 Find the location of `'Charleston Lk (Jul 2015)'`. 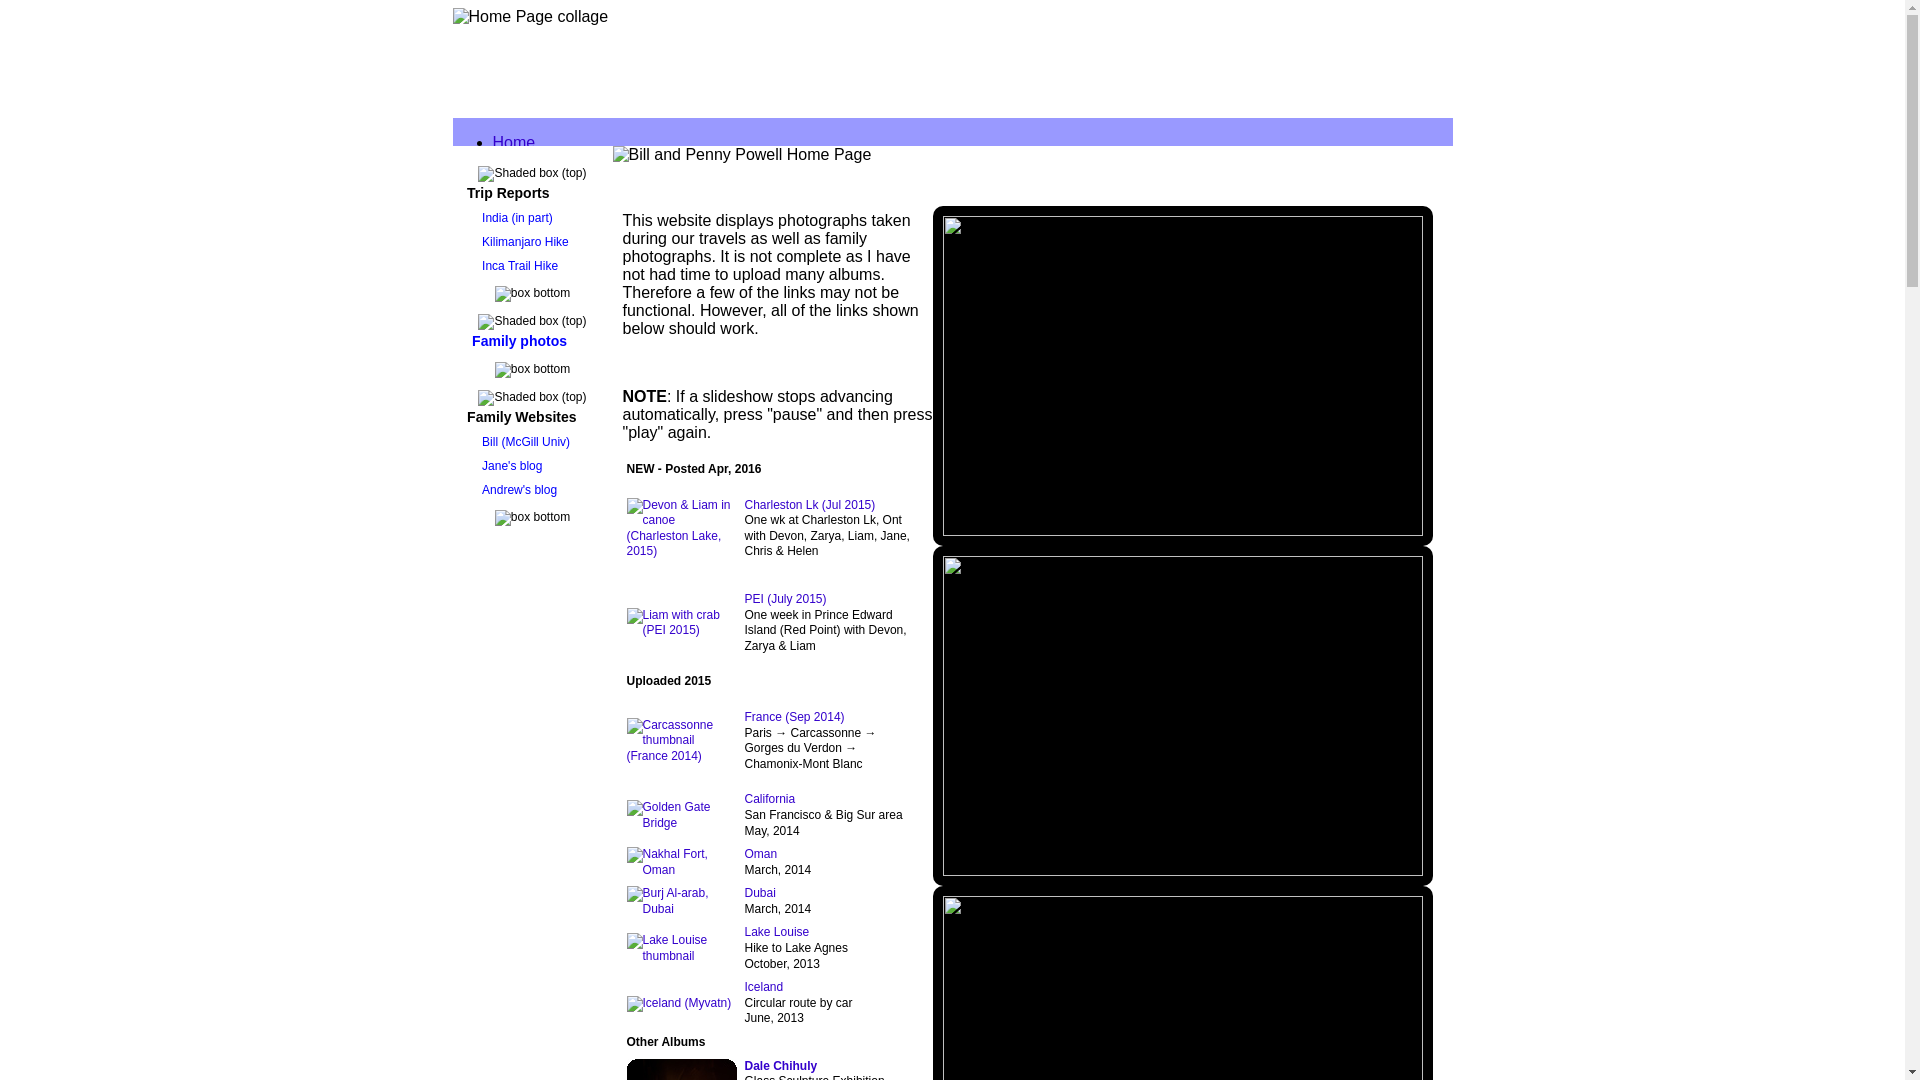

'Charleston Lk (Jul 2015)' is located at coordinates (809, 504).